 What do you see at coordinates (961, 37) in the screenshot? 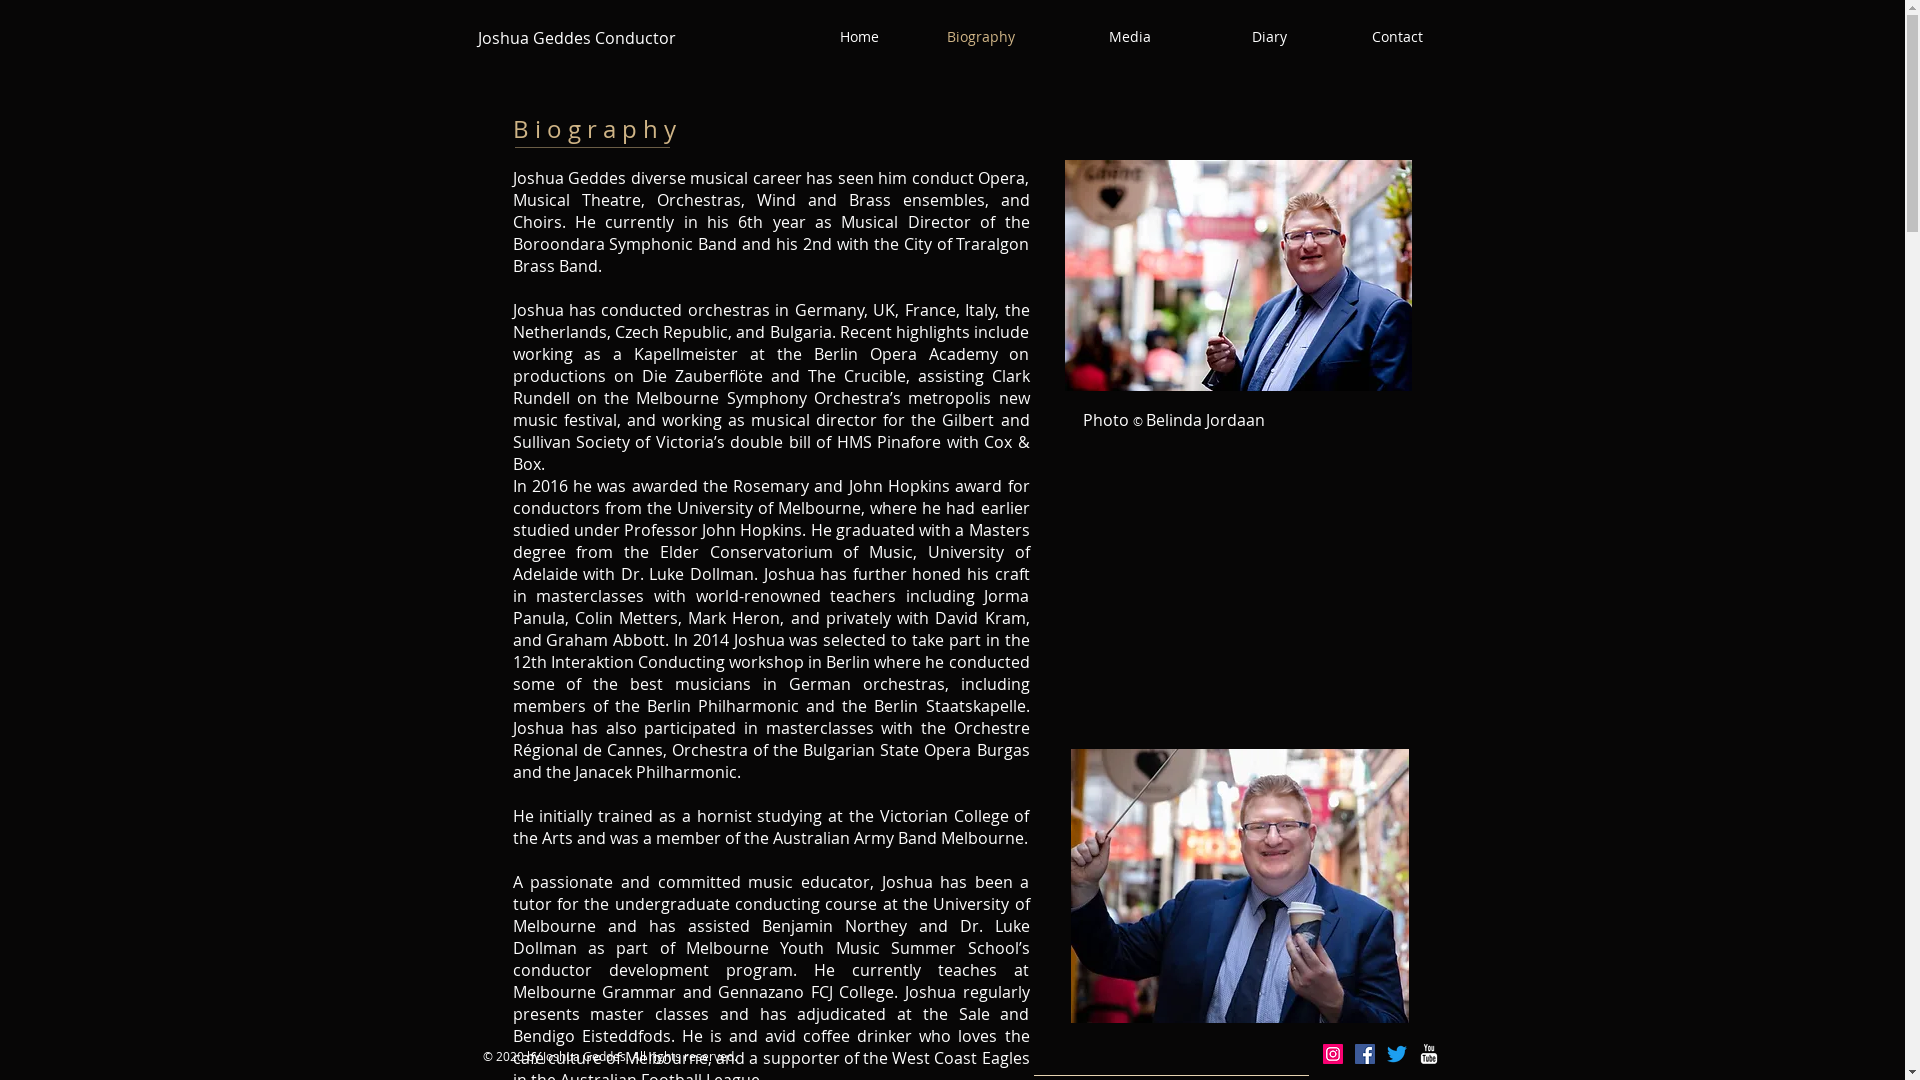
I see `'Biography'` at bounding box center [961, 37].